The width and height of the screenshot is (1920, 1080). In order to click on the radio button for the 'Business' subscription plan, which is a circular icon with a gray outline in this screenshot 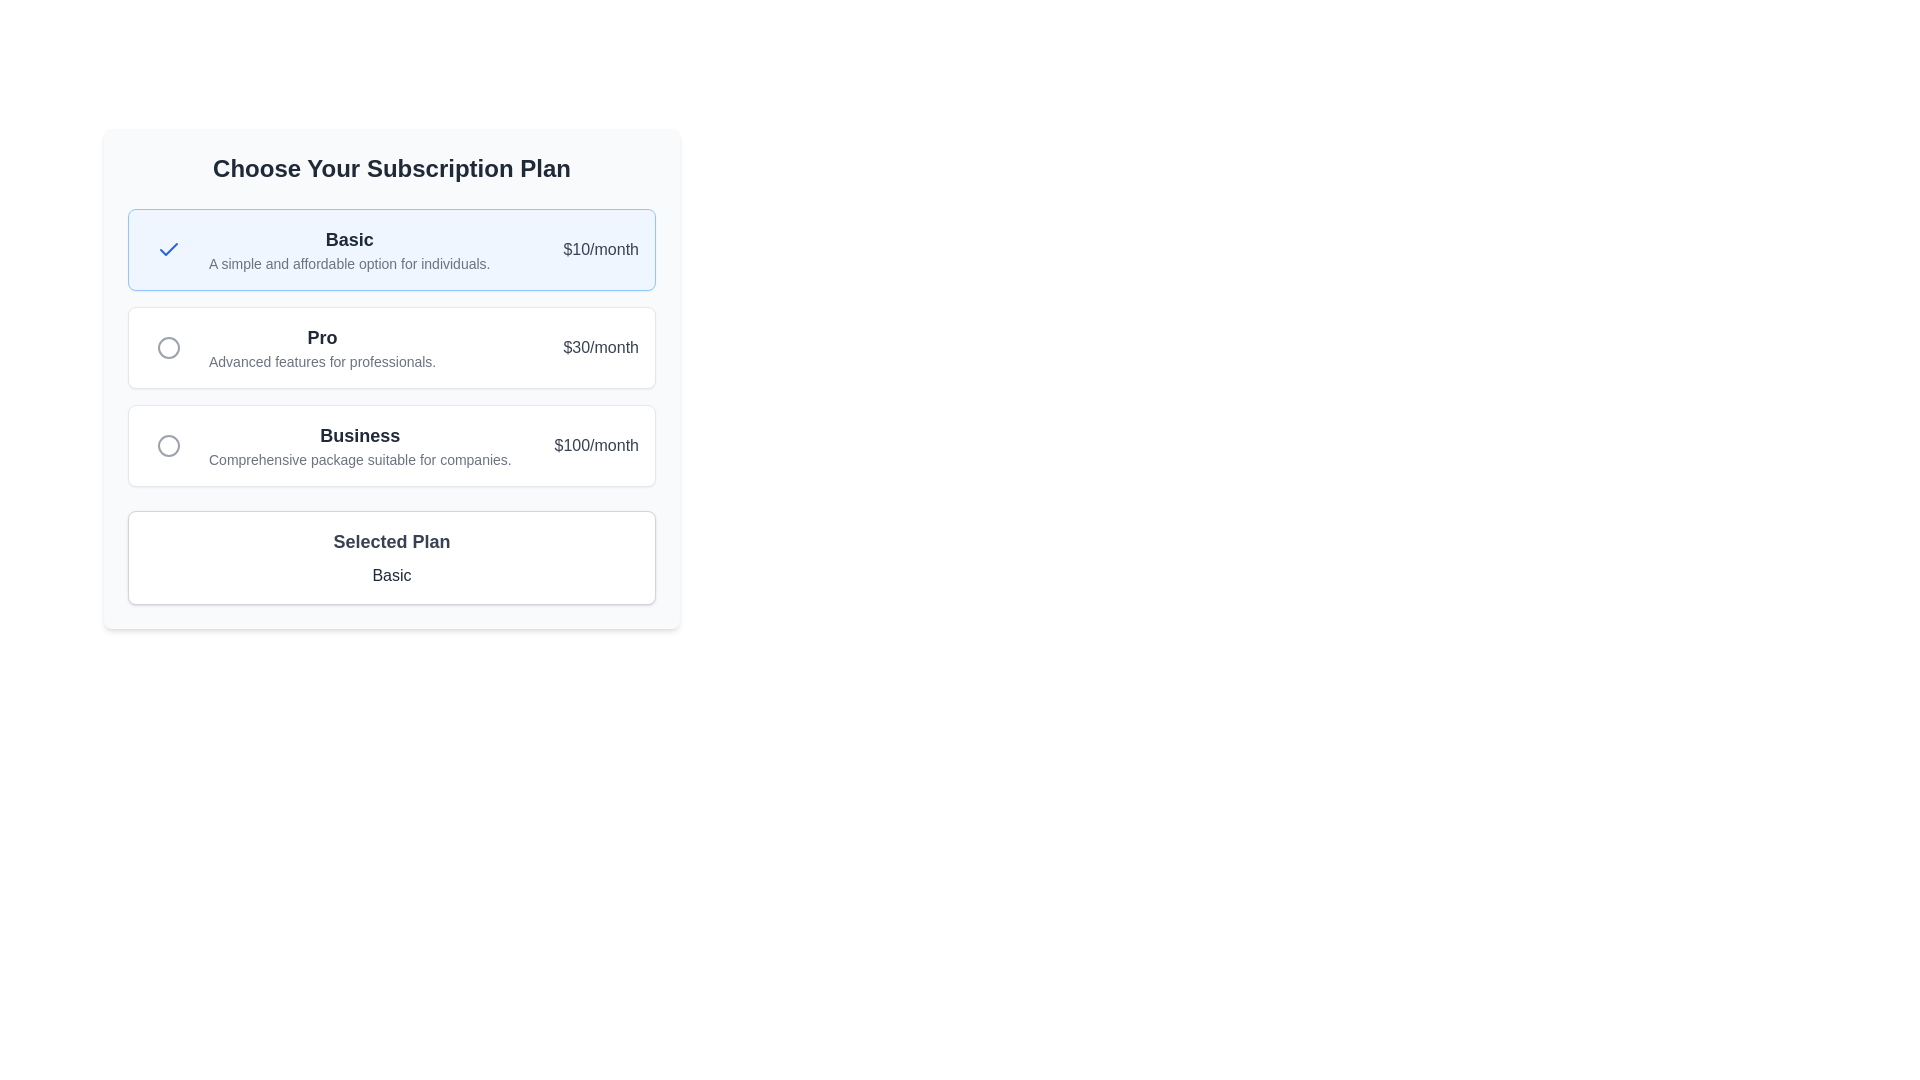, I will do `click(168, 445)`.